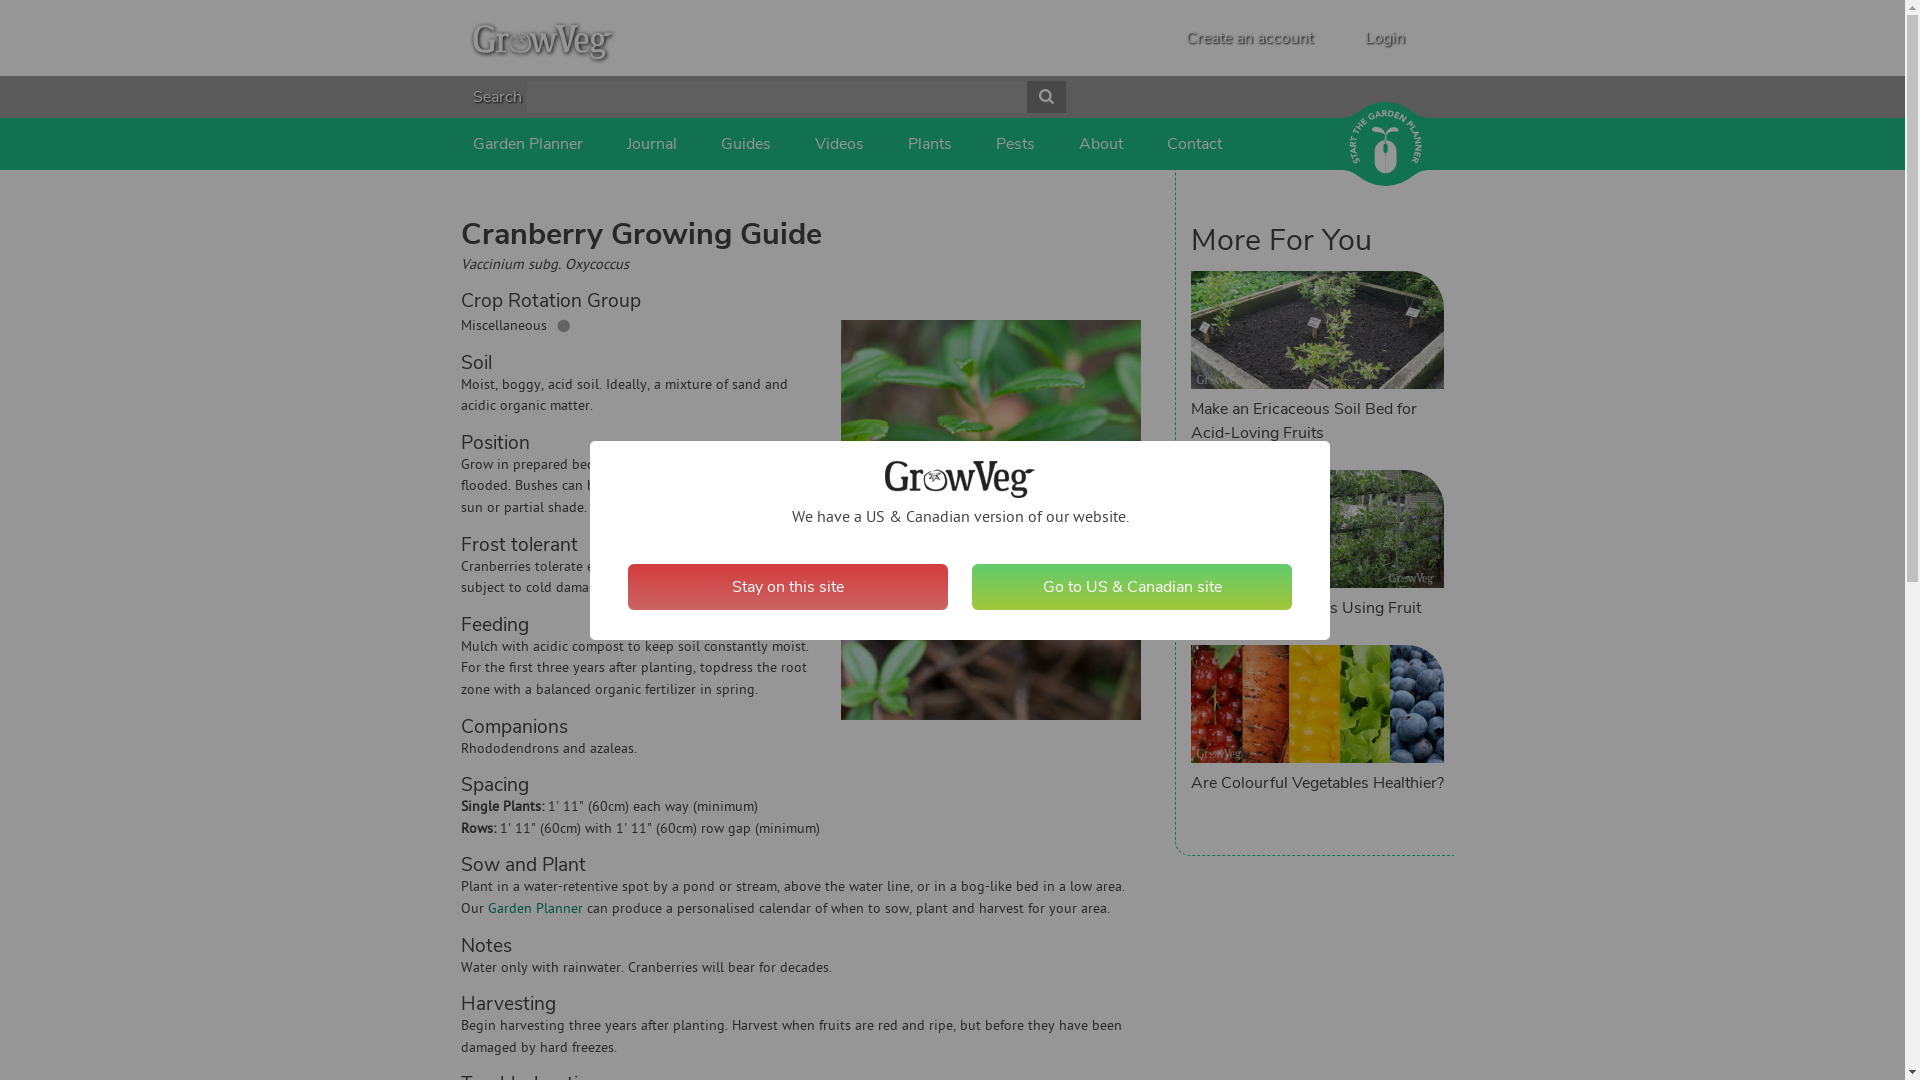 This screenshot has height=1080, width=1920. Describe the element at coordinates (1382, 38) in the screenshot. I see `'Login'` at that location.